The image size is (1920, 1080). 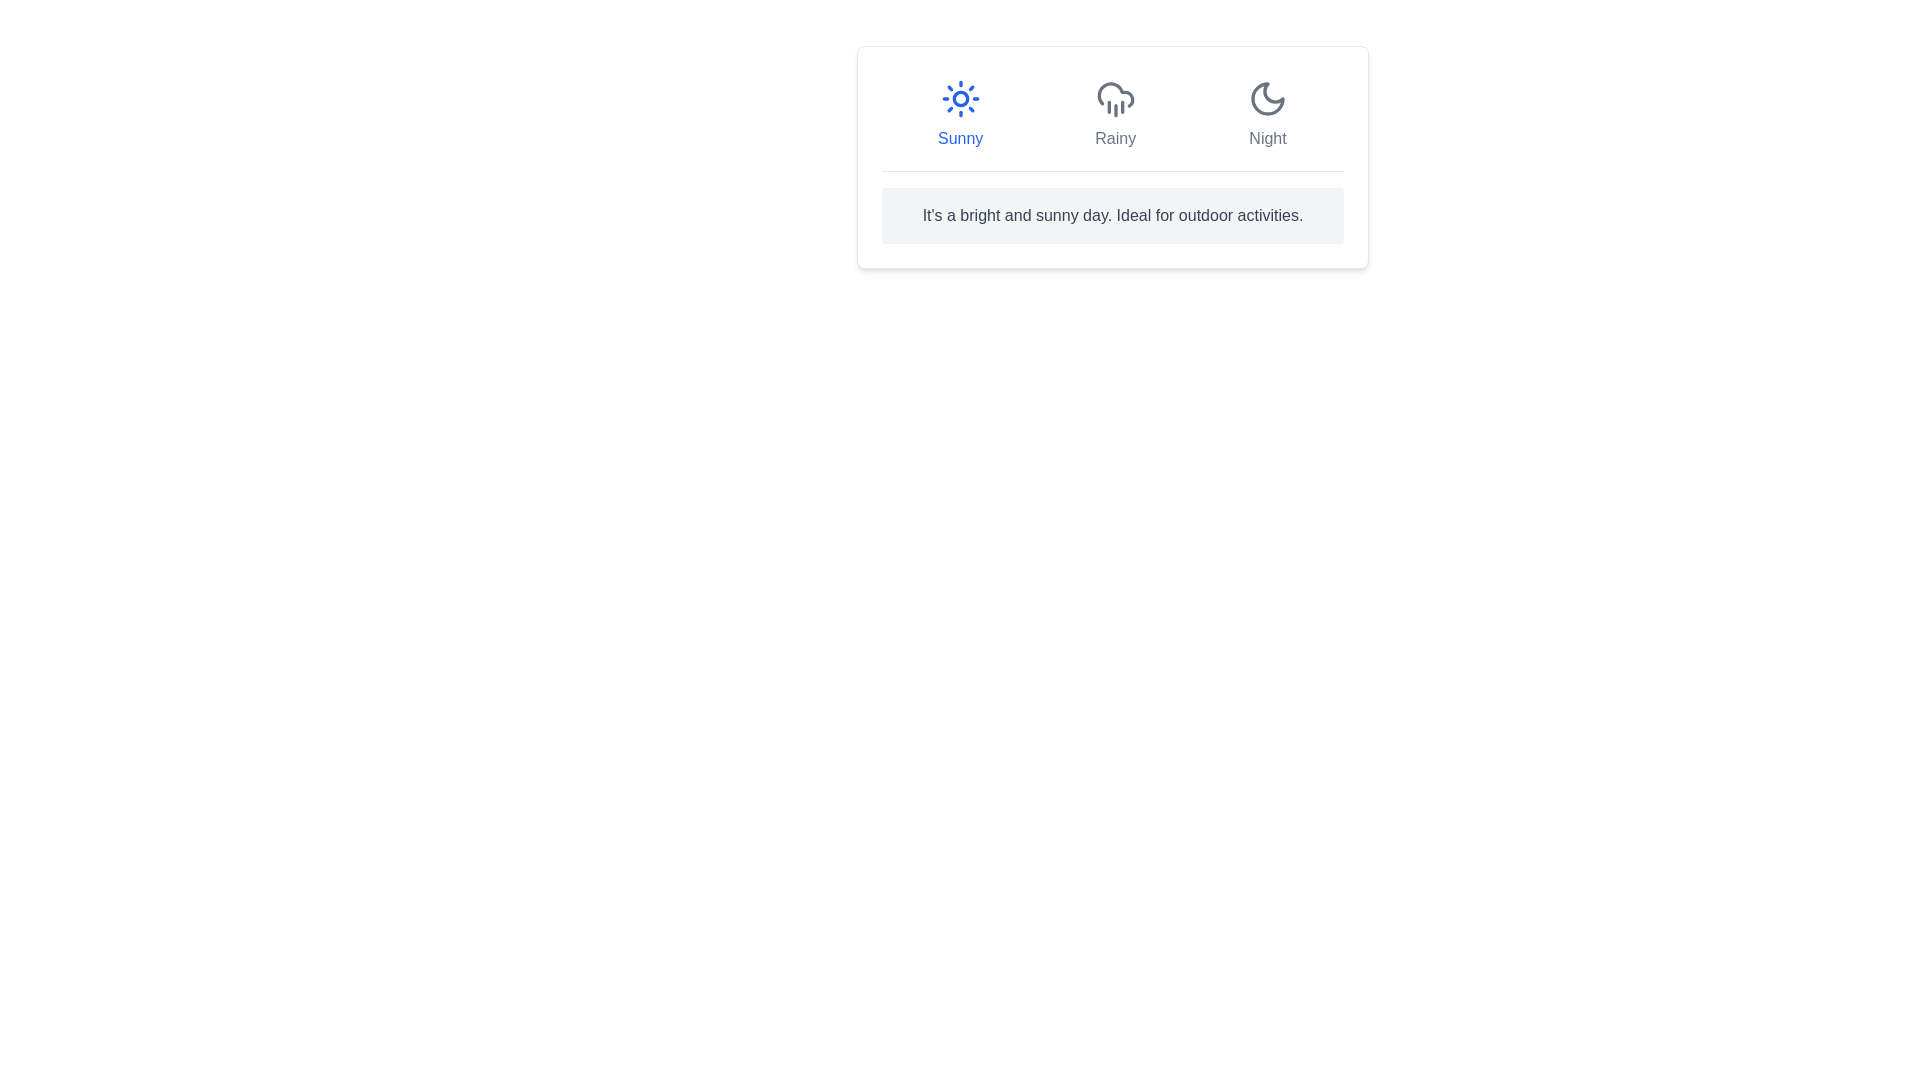 I want to click on the tab corresponding to Night to view its details, so click(x=1266, y=115).